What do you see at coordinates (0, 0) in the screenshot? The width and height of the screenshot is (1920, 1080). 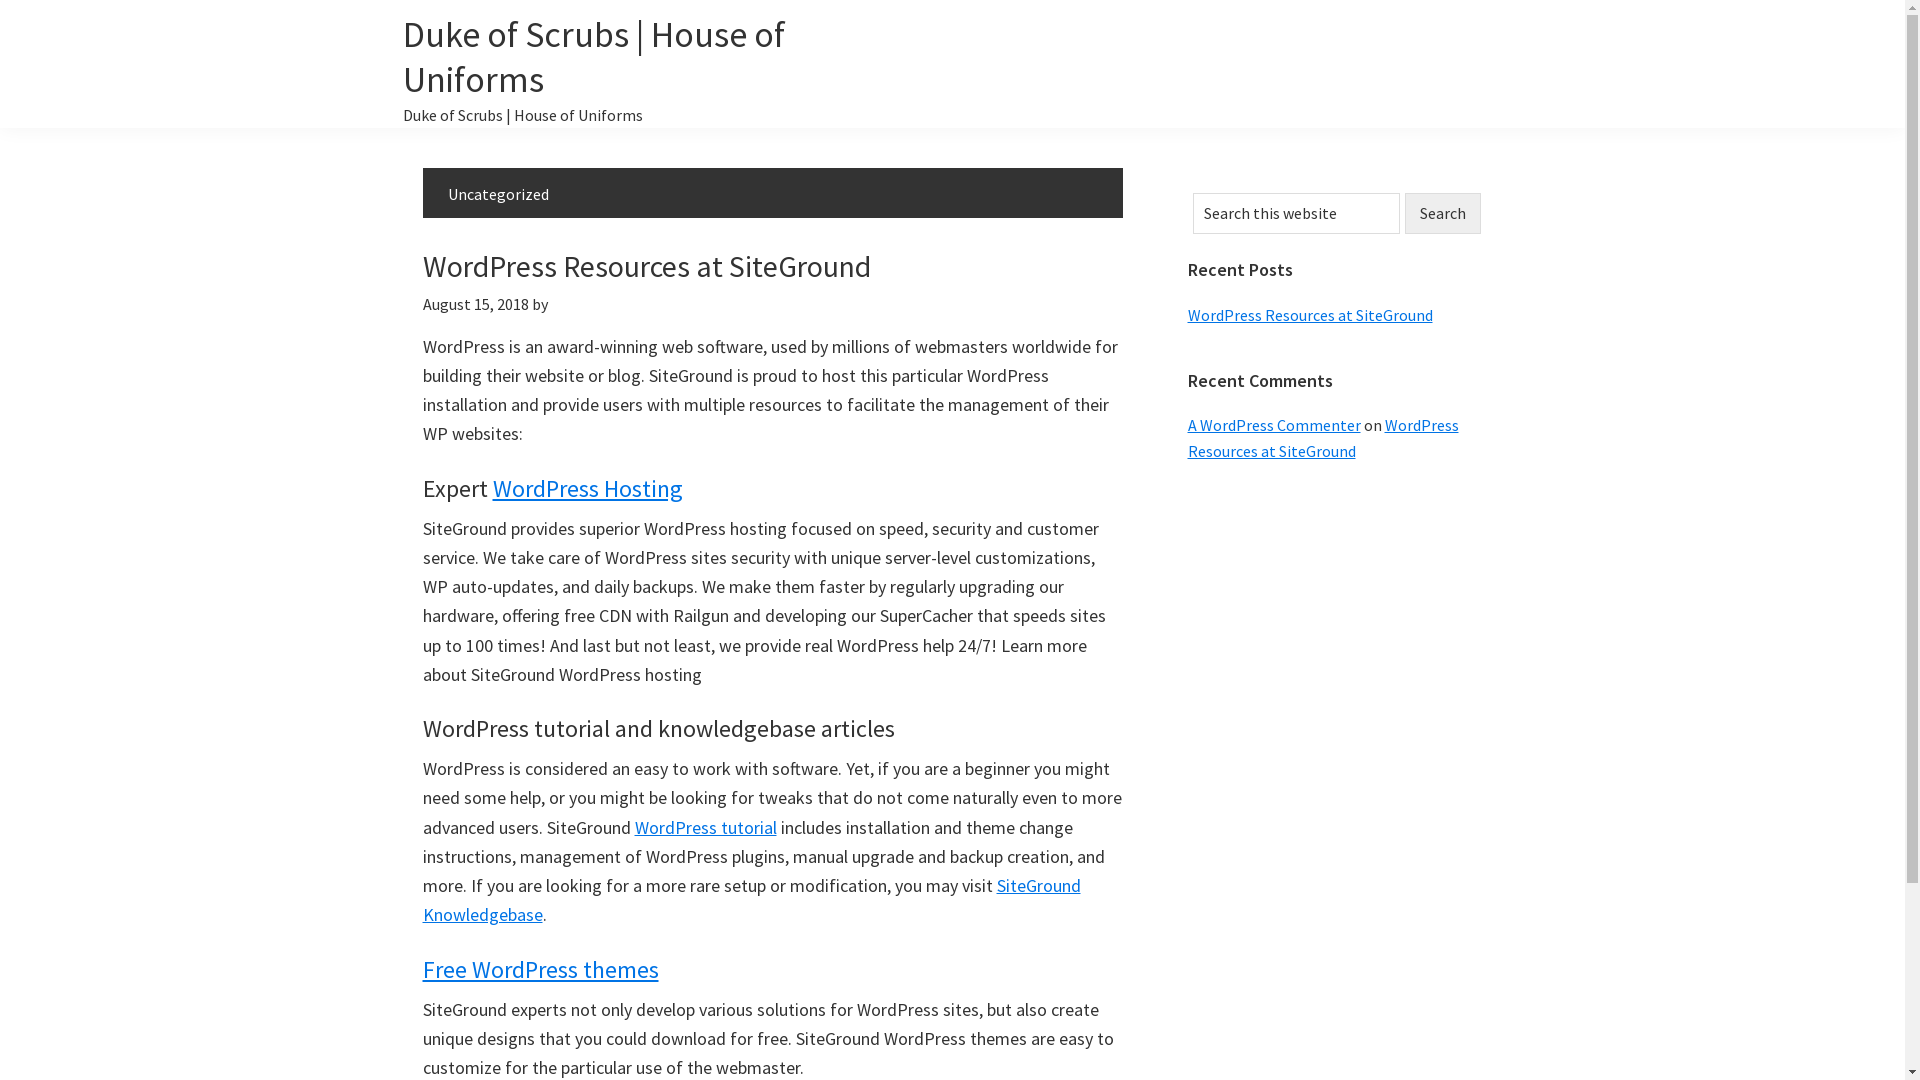 I see `'Skip to primary navigation'` at bounding box center [0, 0].